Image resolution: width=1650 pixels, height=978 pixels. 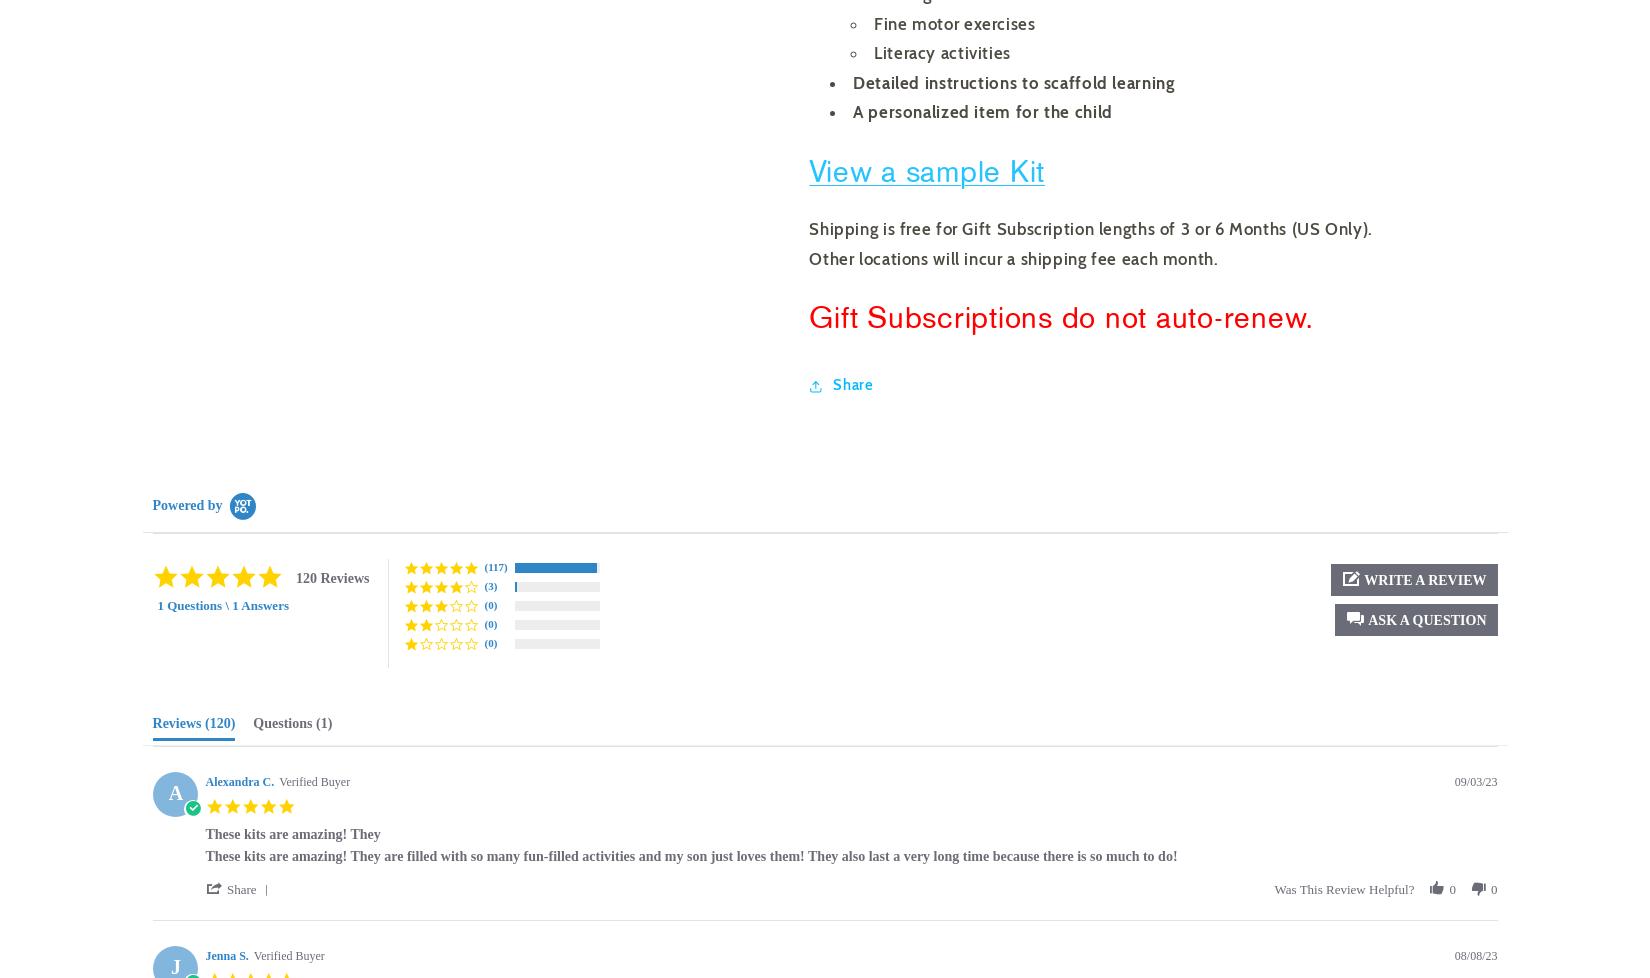 What do you see at coordinates (874, 53) in the screenshot?
I see `'Literacy activities'` at bounding box center [874, 53].